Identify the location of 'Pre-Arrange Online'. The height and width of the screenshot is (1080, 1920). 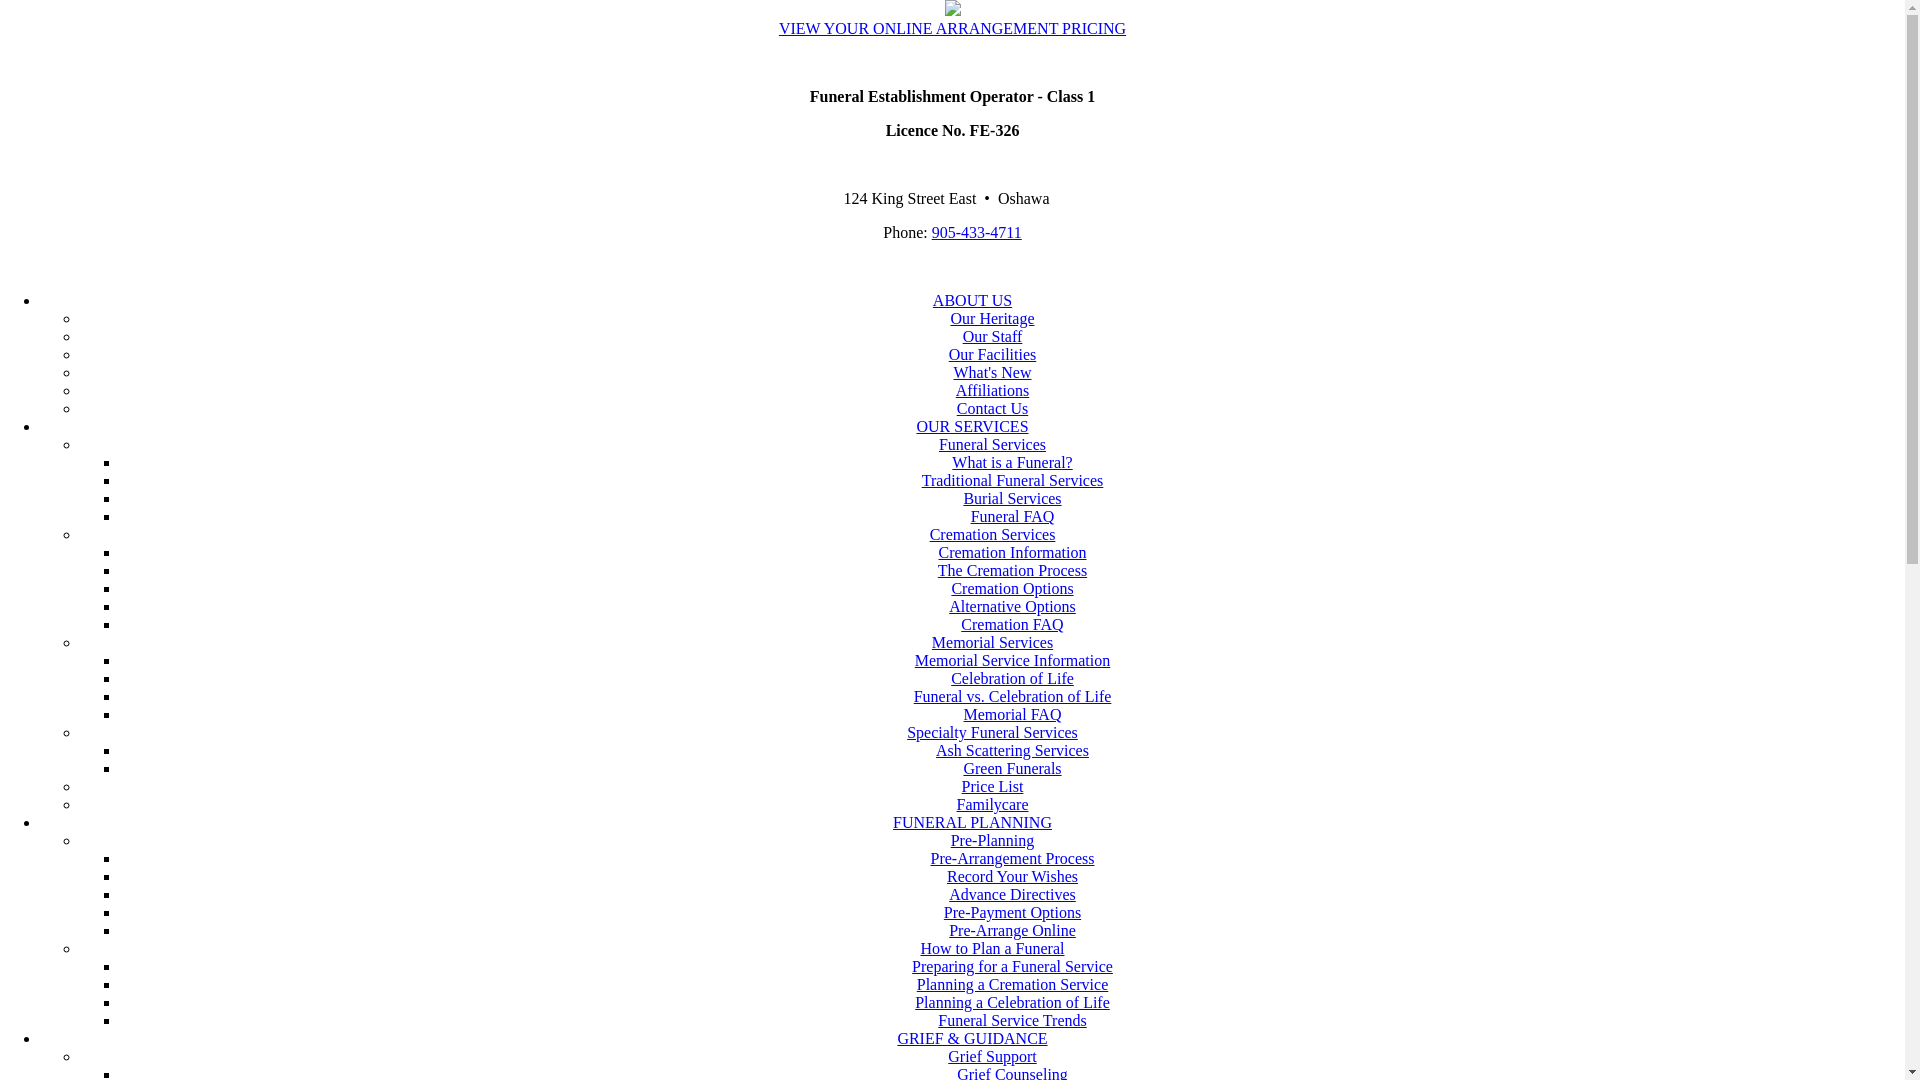
(948, 930).